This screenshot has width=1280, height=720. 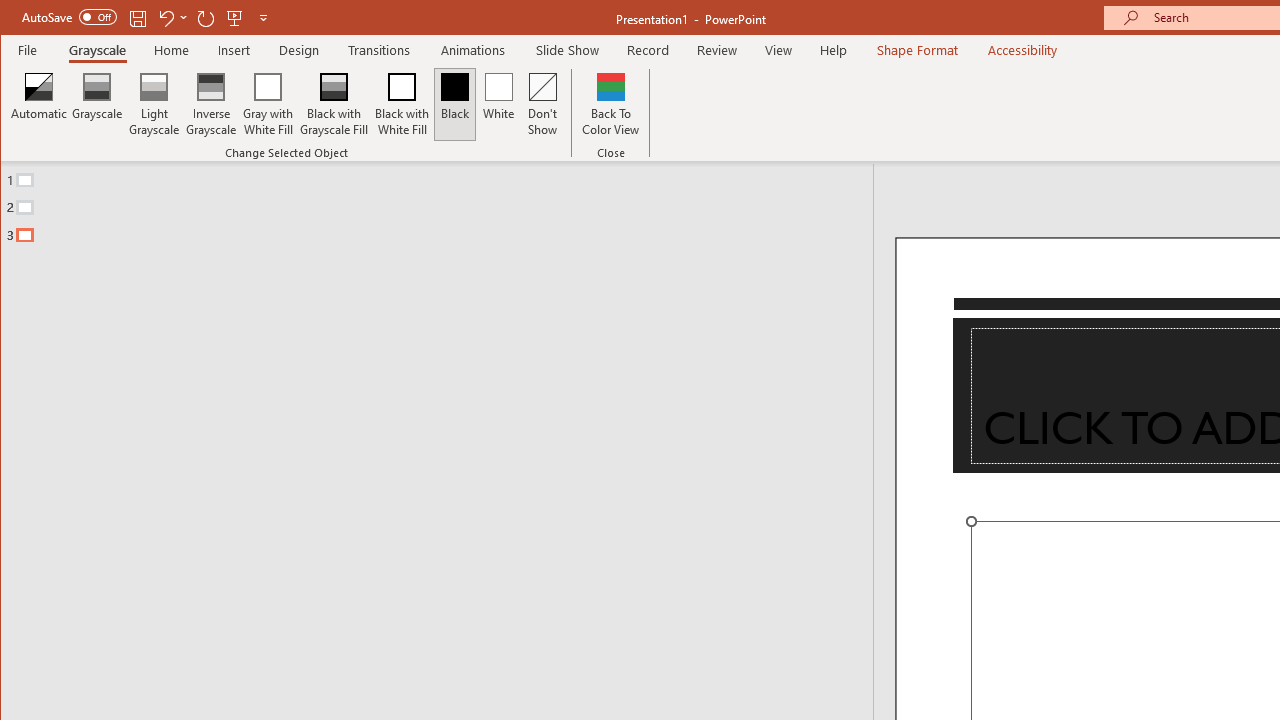 What do you see at coordinates (454, 104) in the screenshot?
I see `'Black'` at bounding box center [454, 104].